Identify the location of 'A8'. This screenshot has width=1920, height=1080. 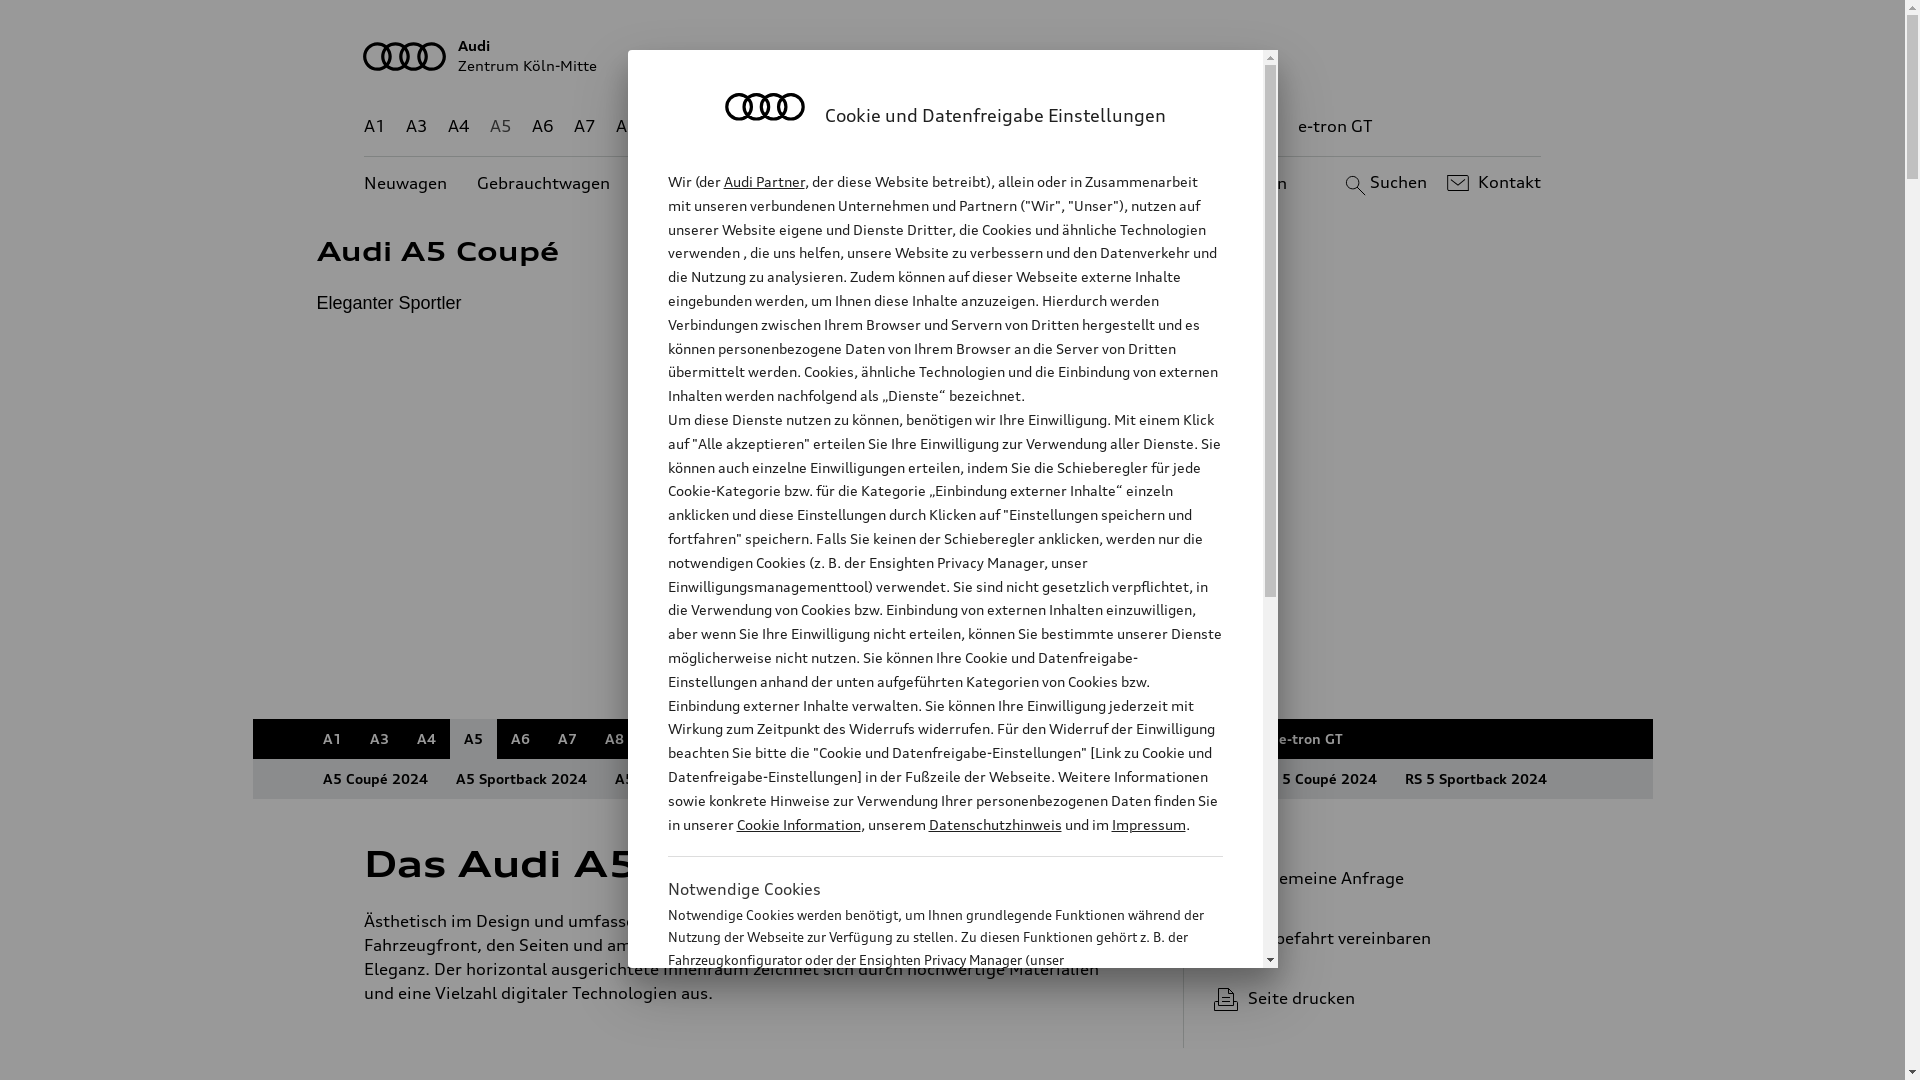
(612, 739).